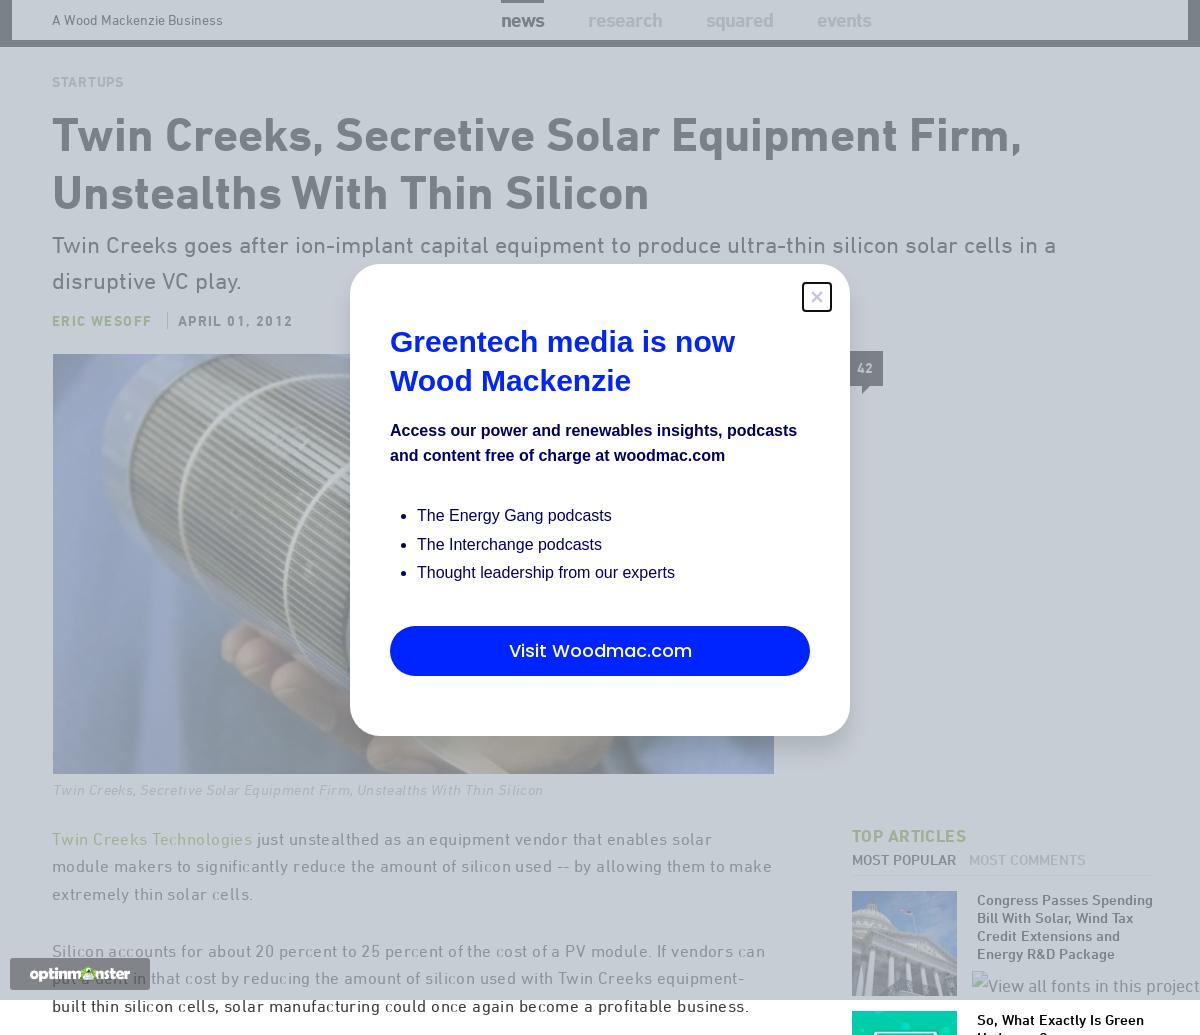 The width and height of the screenshot is (1200, 1035). Describe the element at coordinates (208, 84) in the screenshot. I see `'Solar'` at that location.